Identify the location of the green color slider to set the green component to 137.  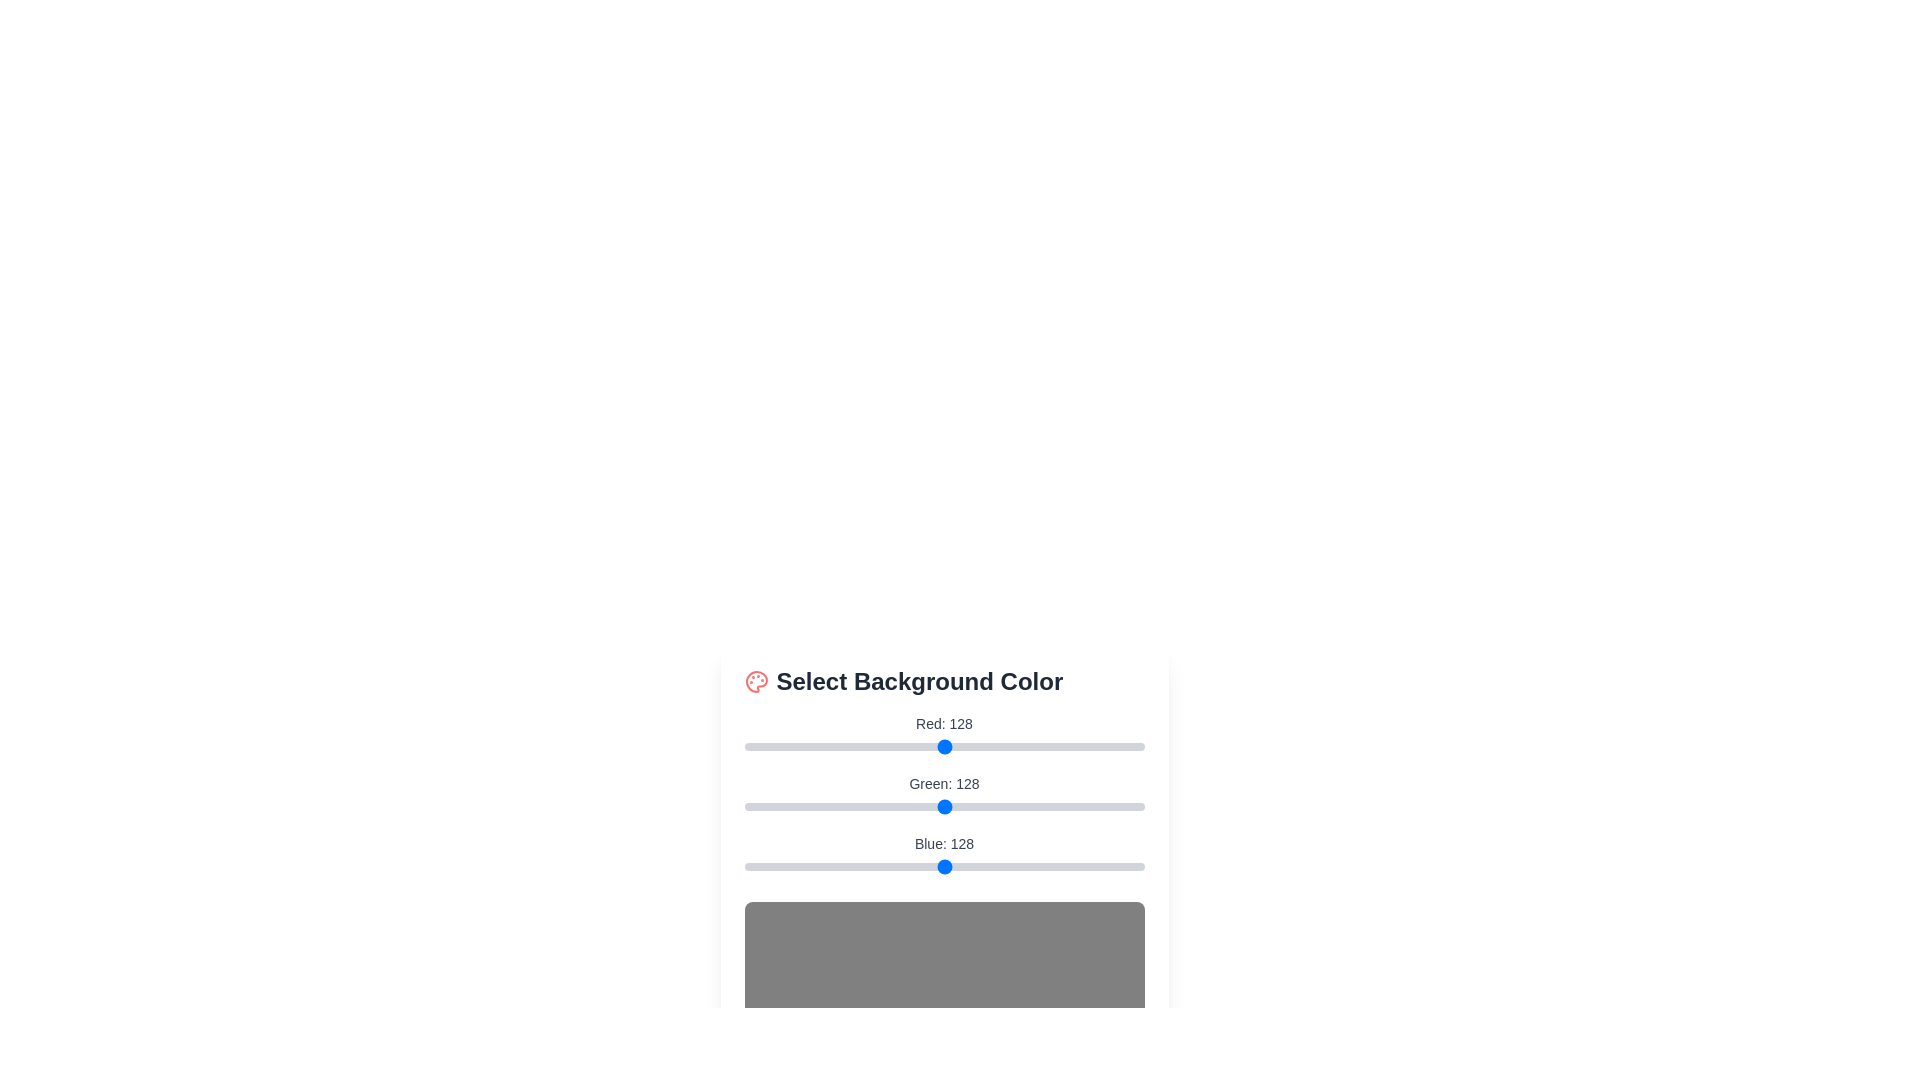
(958, 805).